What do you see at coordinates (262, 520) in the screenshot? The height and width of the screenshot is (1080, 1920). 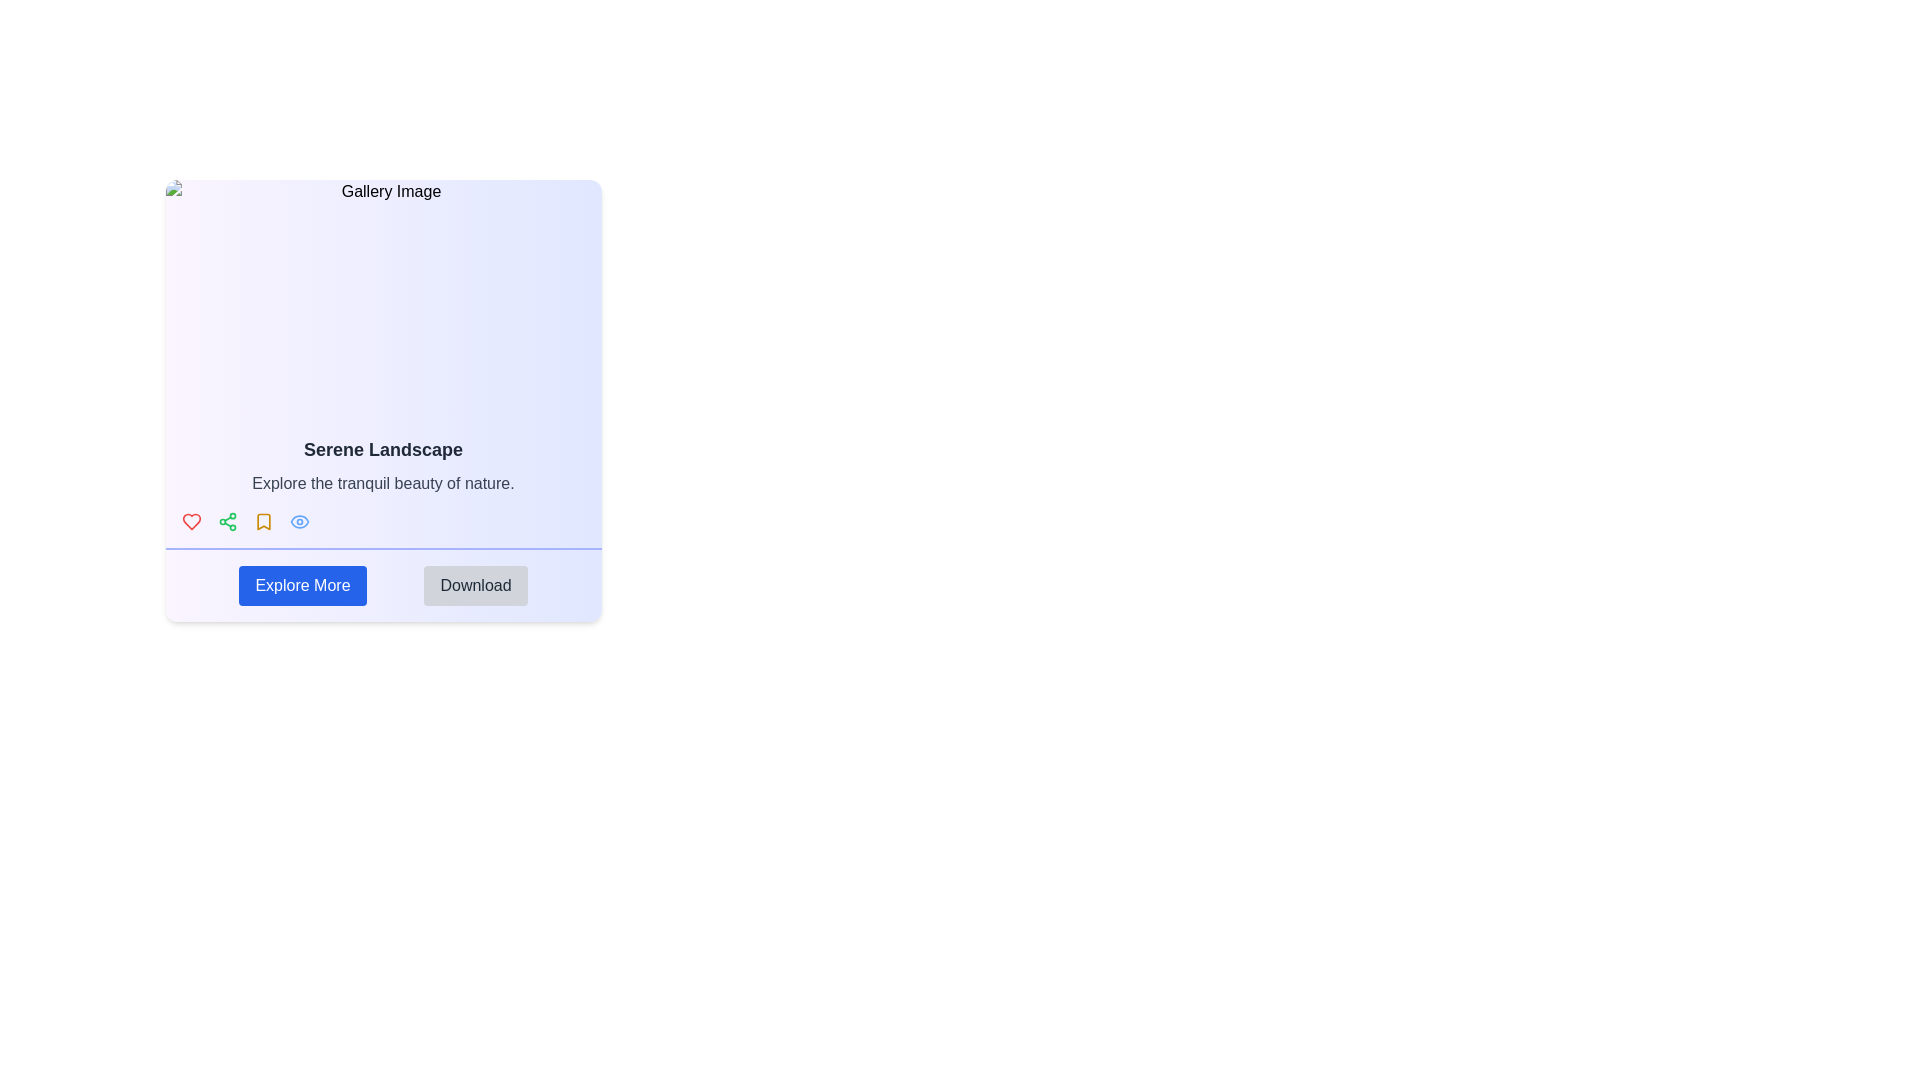 I see `the bookmark icon located at the bottom middle of the card layout, positioned between the 'share' icon and the 'view' icon` at bounding box center [262, 520].